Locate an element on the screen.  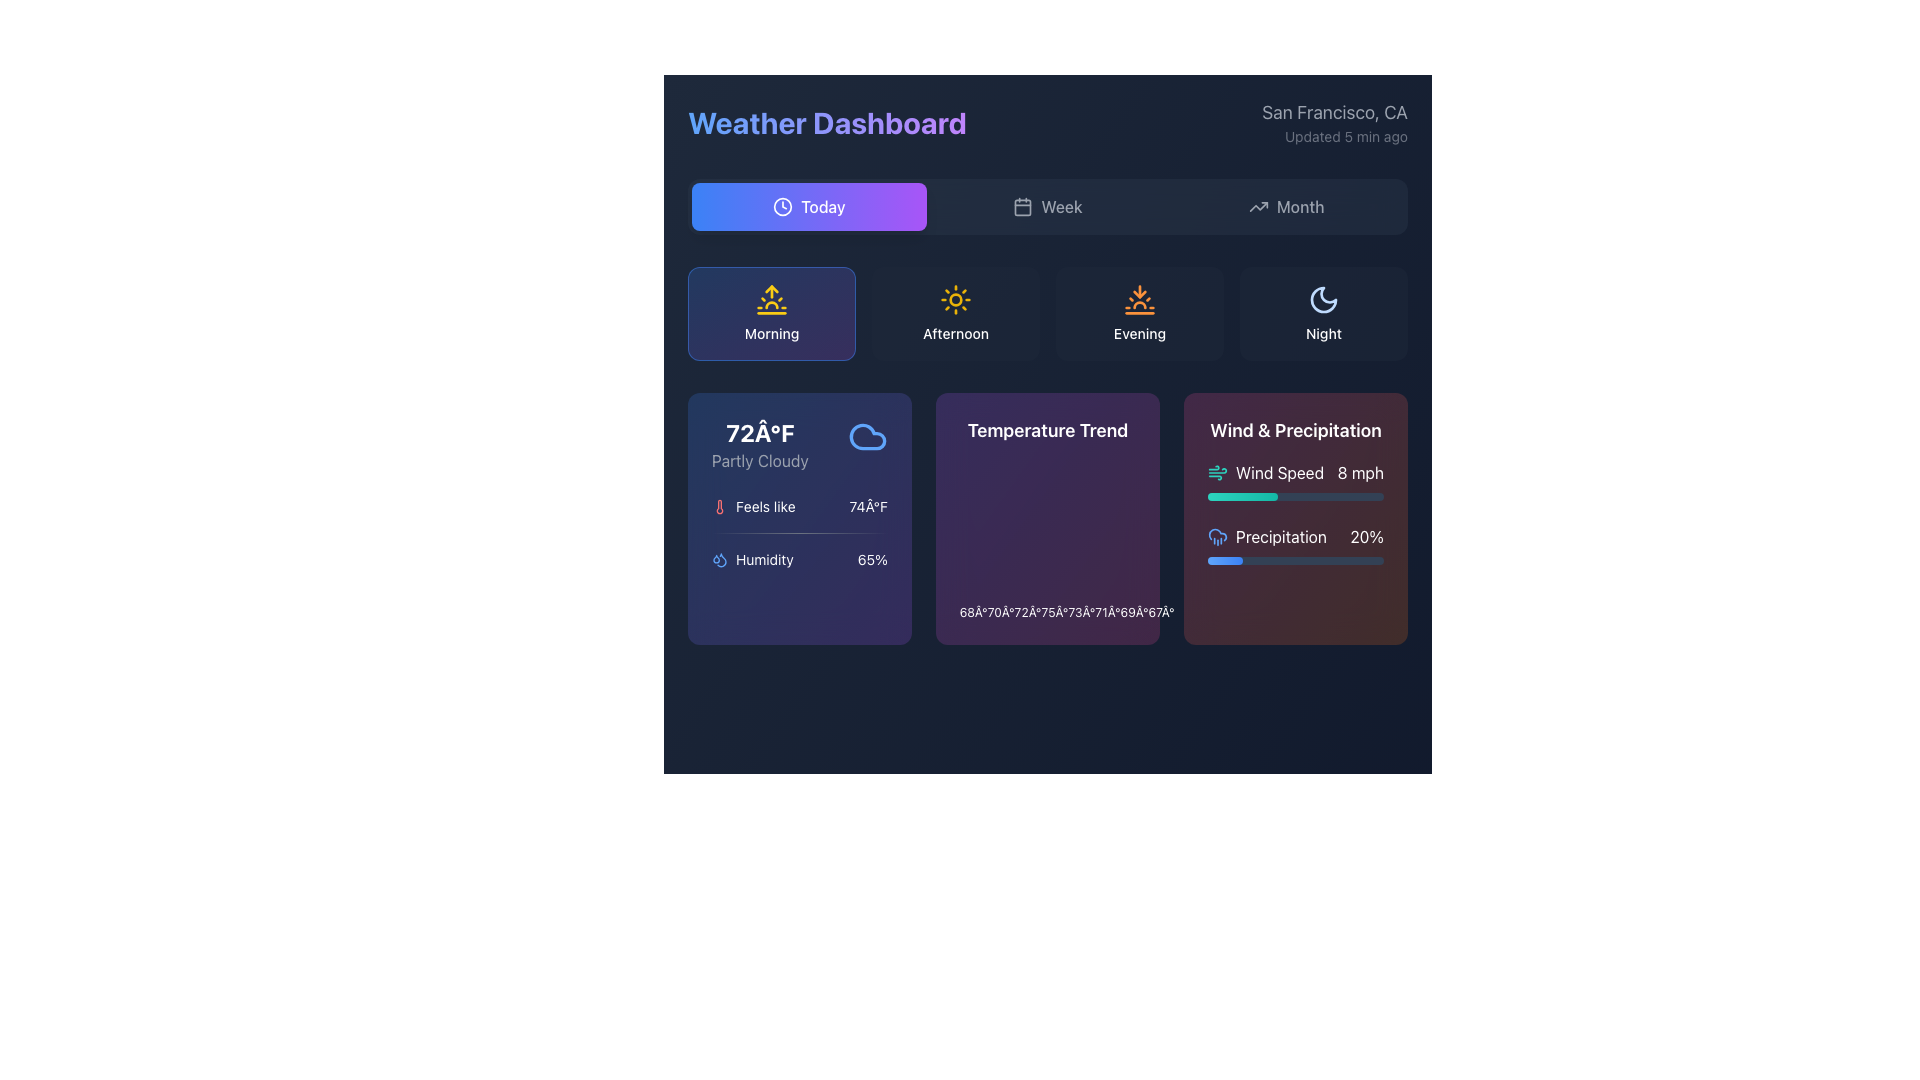
precipitation level is located at coordinates (1303, 496).